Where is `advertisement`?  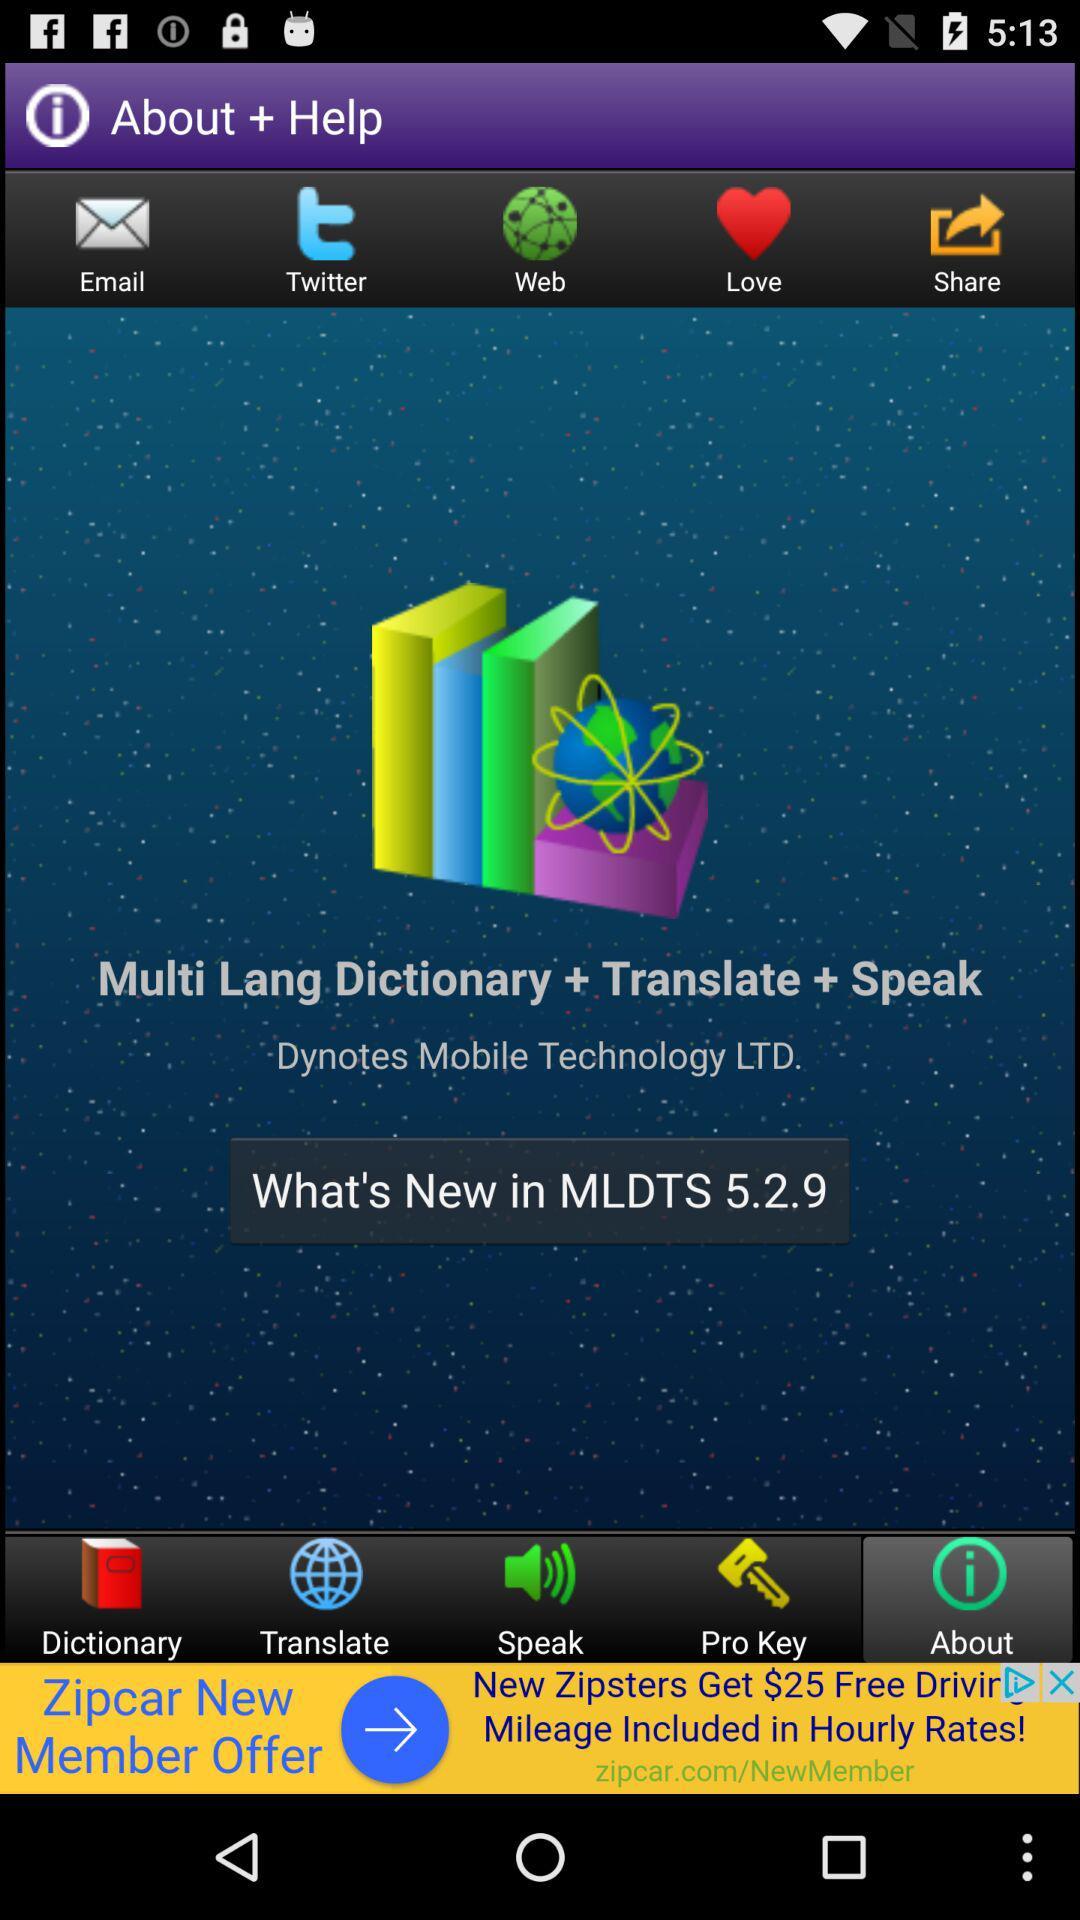
advertisement is located at coordinates (540, 1727).